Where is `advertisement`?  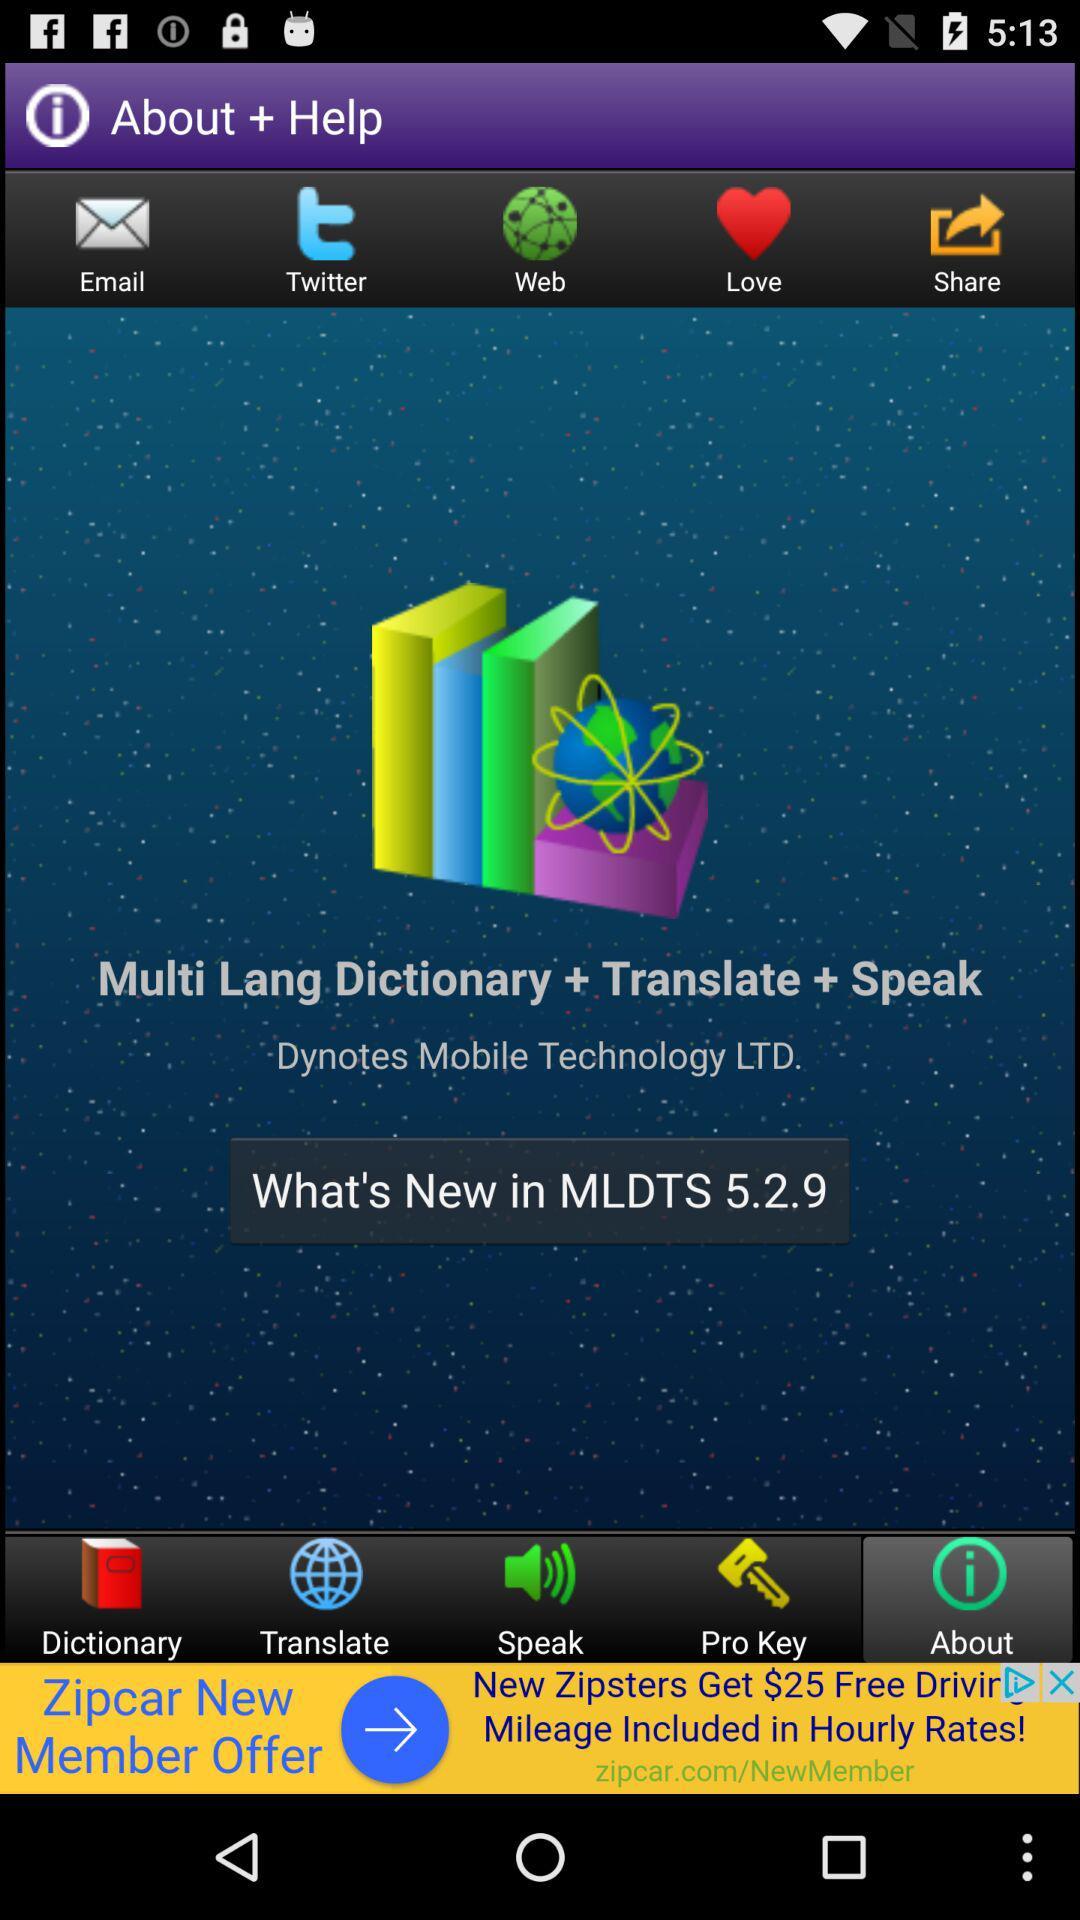
advertisement is located at coordinates (540, 1727).